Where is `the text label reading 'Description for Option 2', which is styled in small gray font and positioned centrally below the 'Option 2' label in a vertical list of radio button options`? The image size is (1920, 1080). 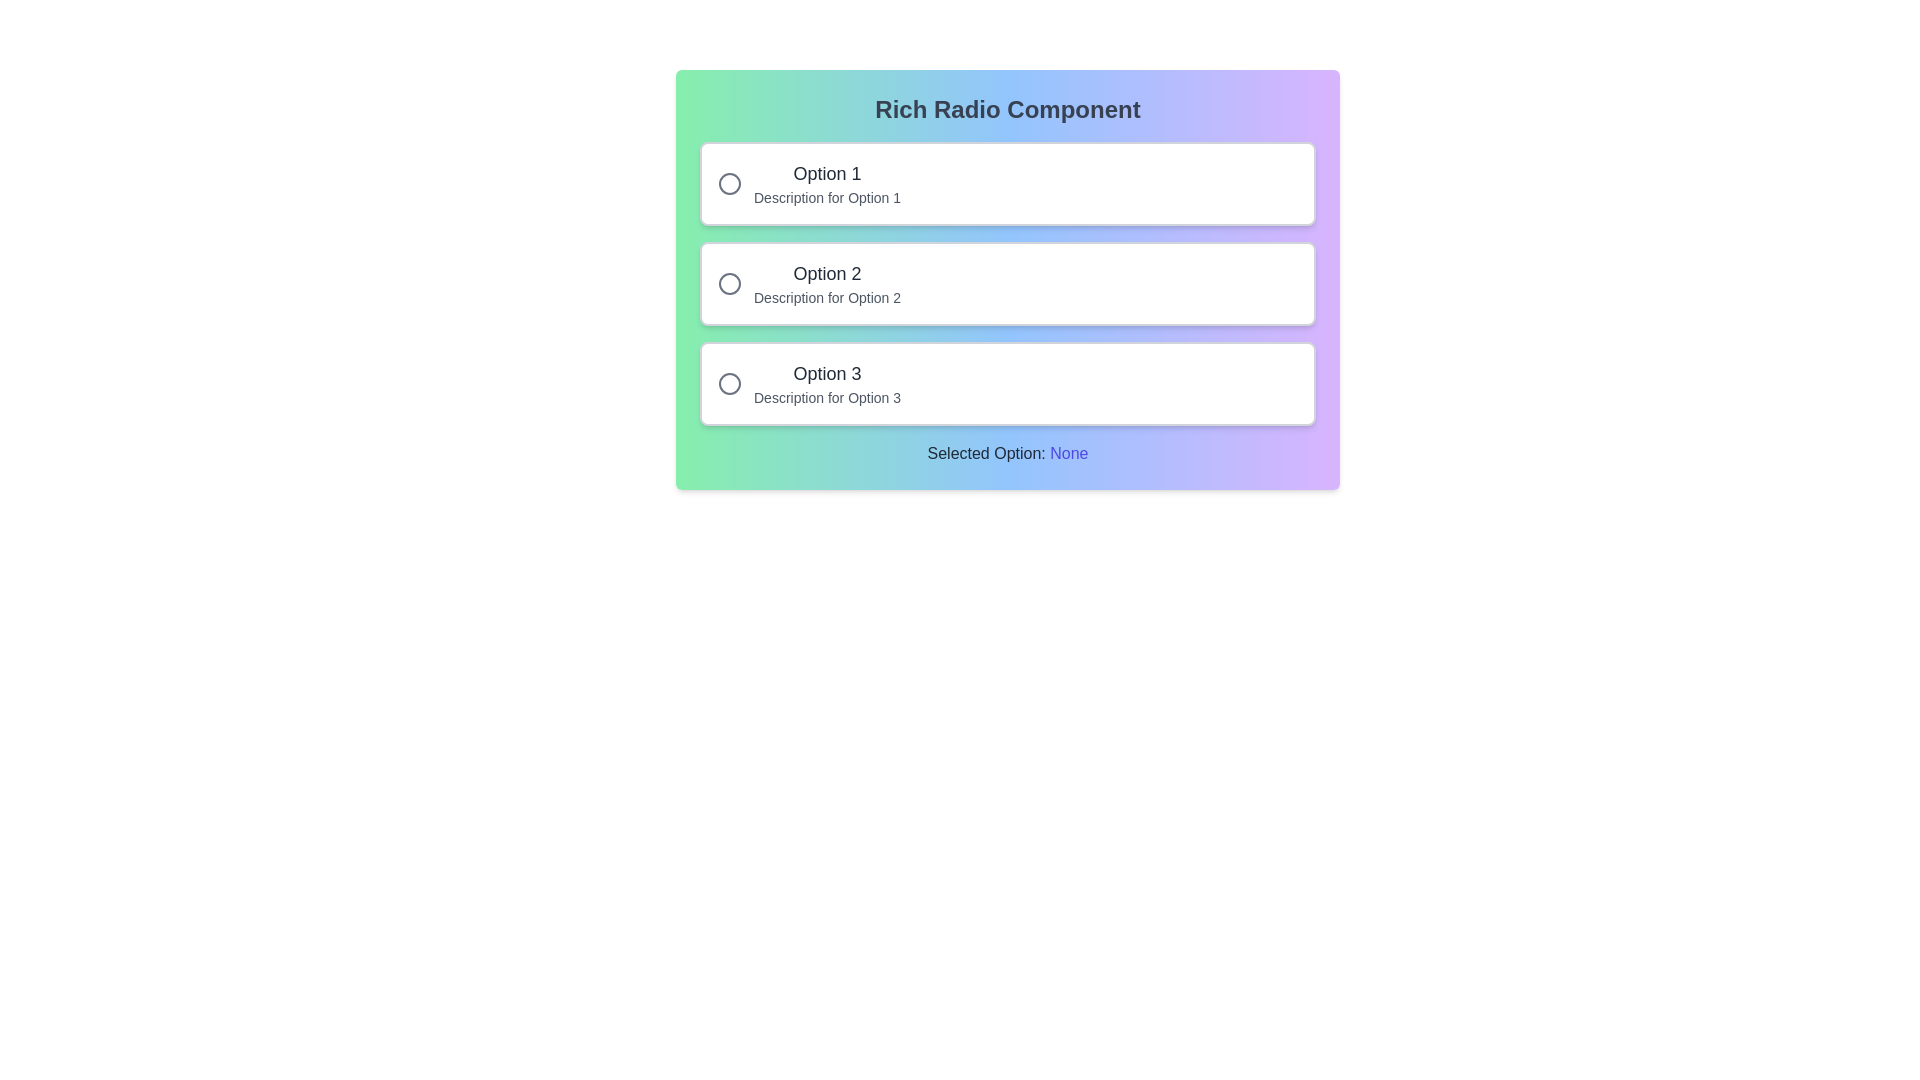
the text label reading 'Description for Option 2', which is styled in small gray font and positioned centrally below the 'Option 2' label in a vertical list of radio button options is located at coordinates (827, 297).